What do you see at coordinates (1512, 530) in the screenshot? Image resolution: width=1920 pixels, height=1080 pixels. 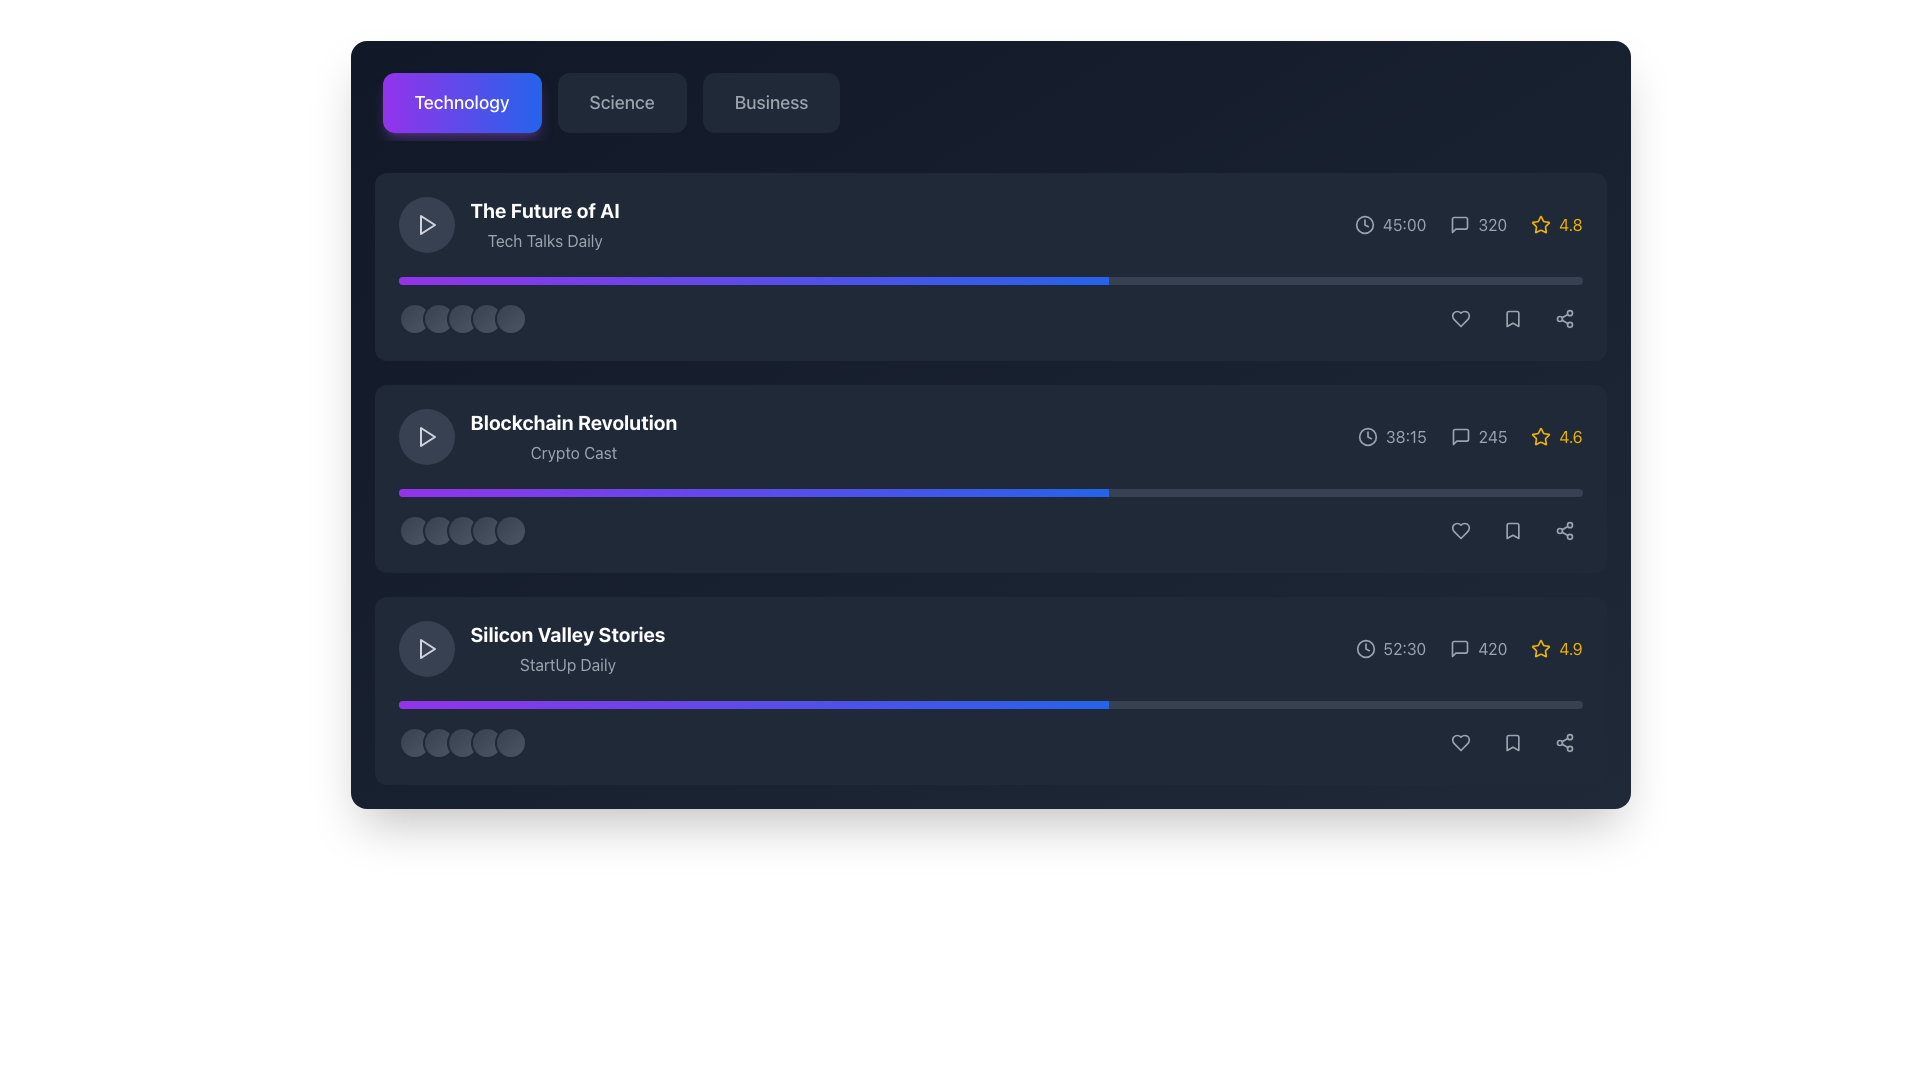 I see `the bookmark icon in the 'Silicon Valley Stories' section, which is a minimalistic icon resembling an open book or flag, located at the bottom row aligned to the right side next to a heart icon` at bounding box center [1512, 530].